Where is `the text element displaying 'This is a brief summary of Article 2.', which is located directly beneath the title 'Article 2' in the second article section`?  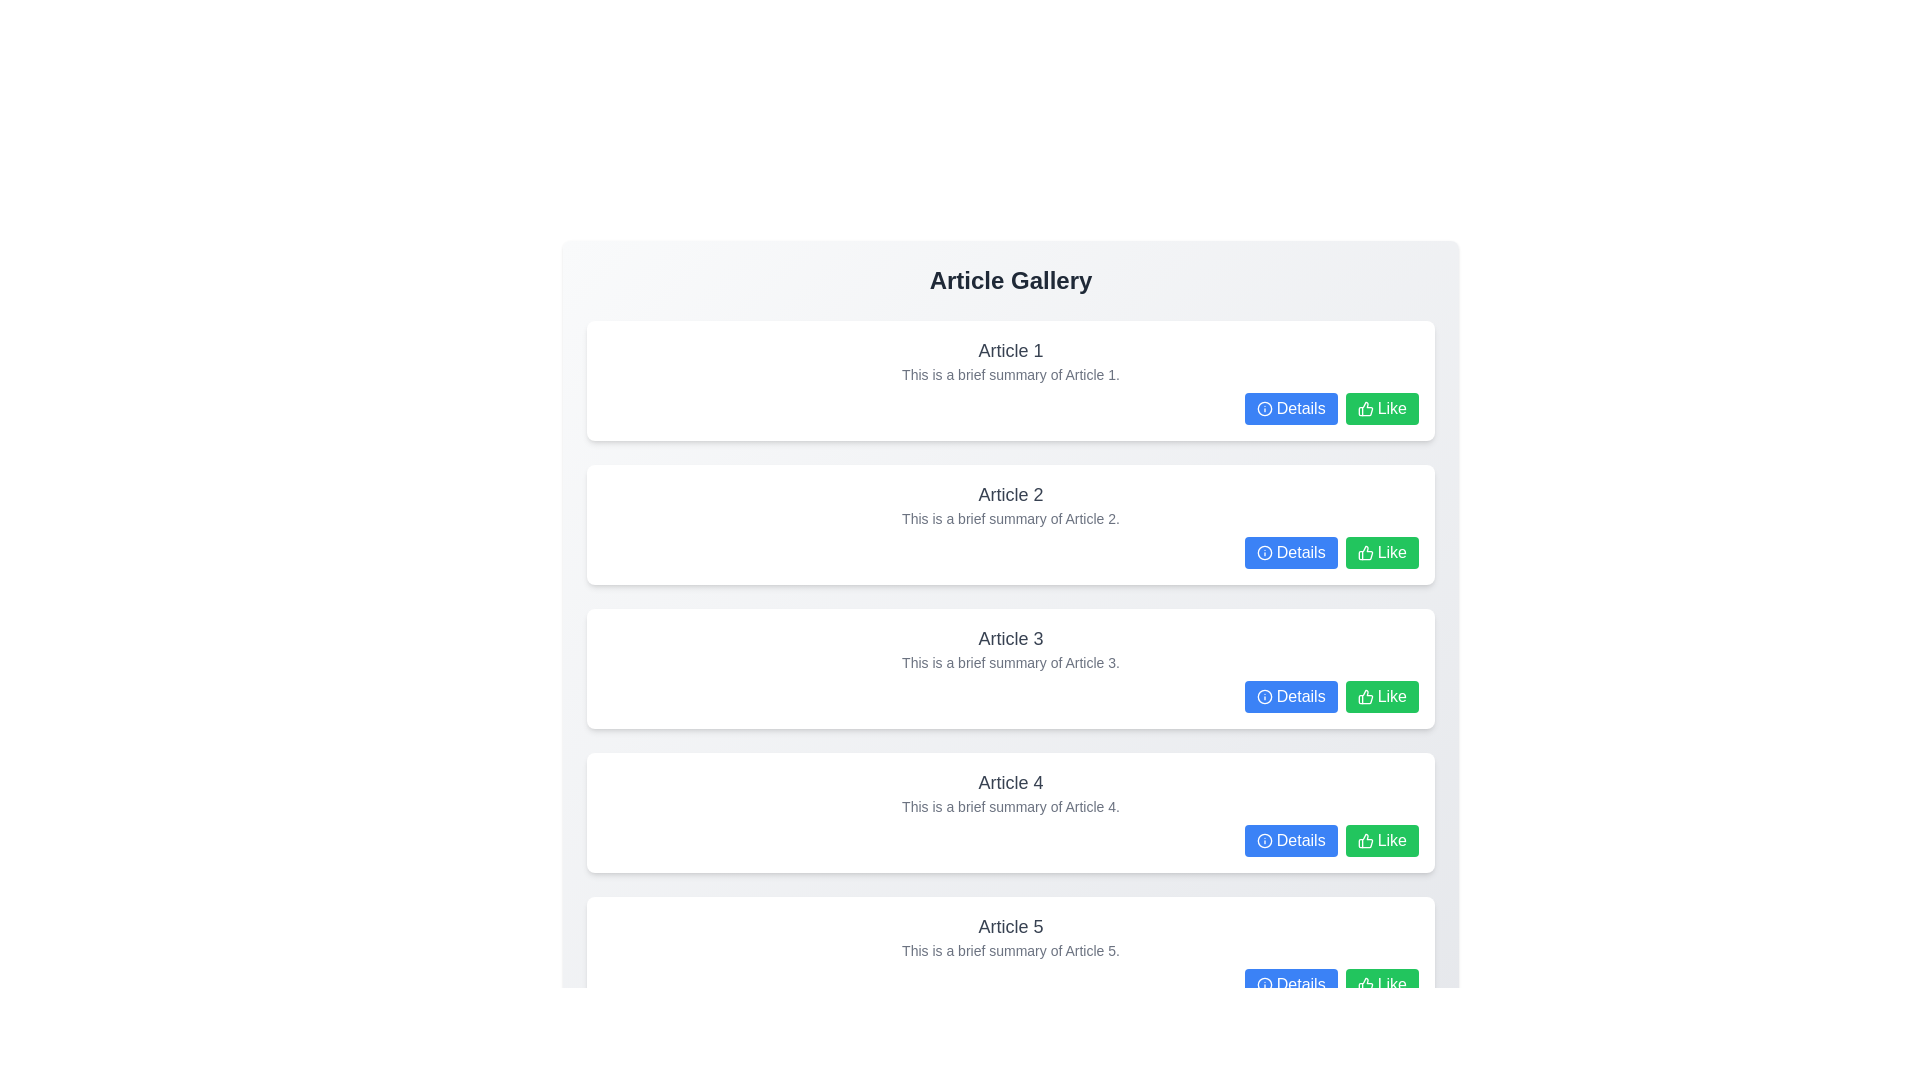
the text element displaying 'This is a brief summary of Article 2.', which is located directly beneath the title 'Article 2' in the second article section is located at coordinates (1011, 518).